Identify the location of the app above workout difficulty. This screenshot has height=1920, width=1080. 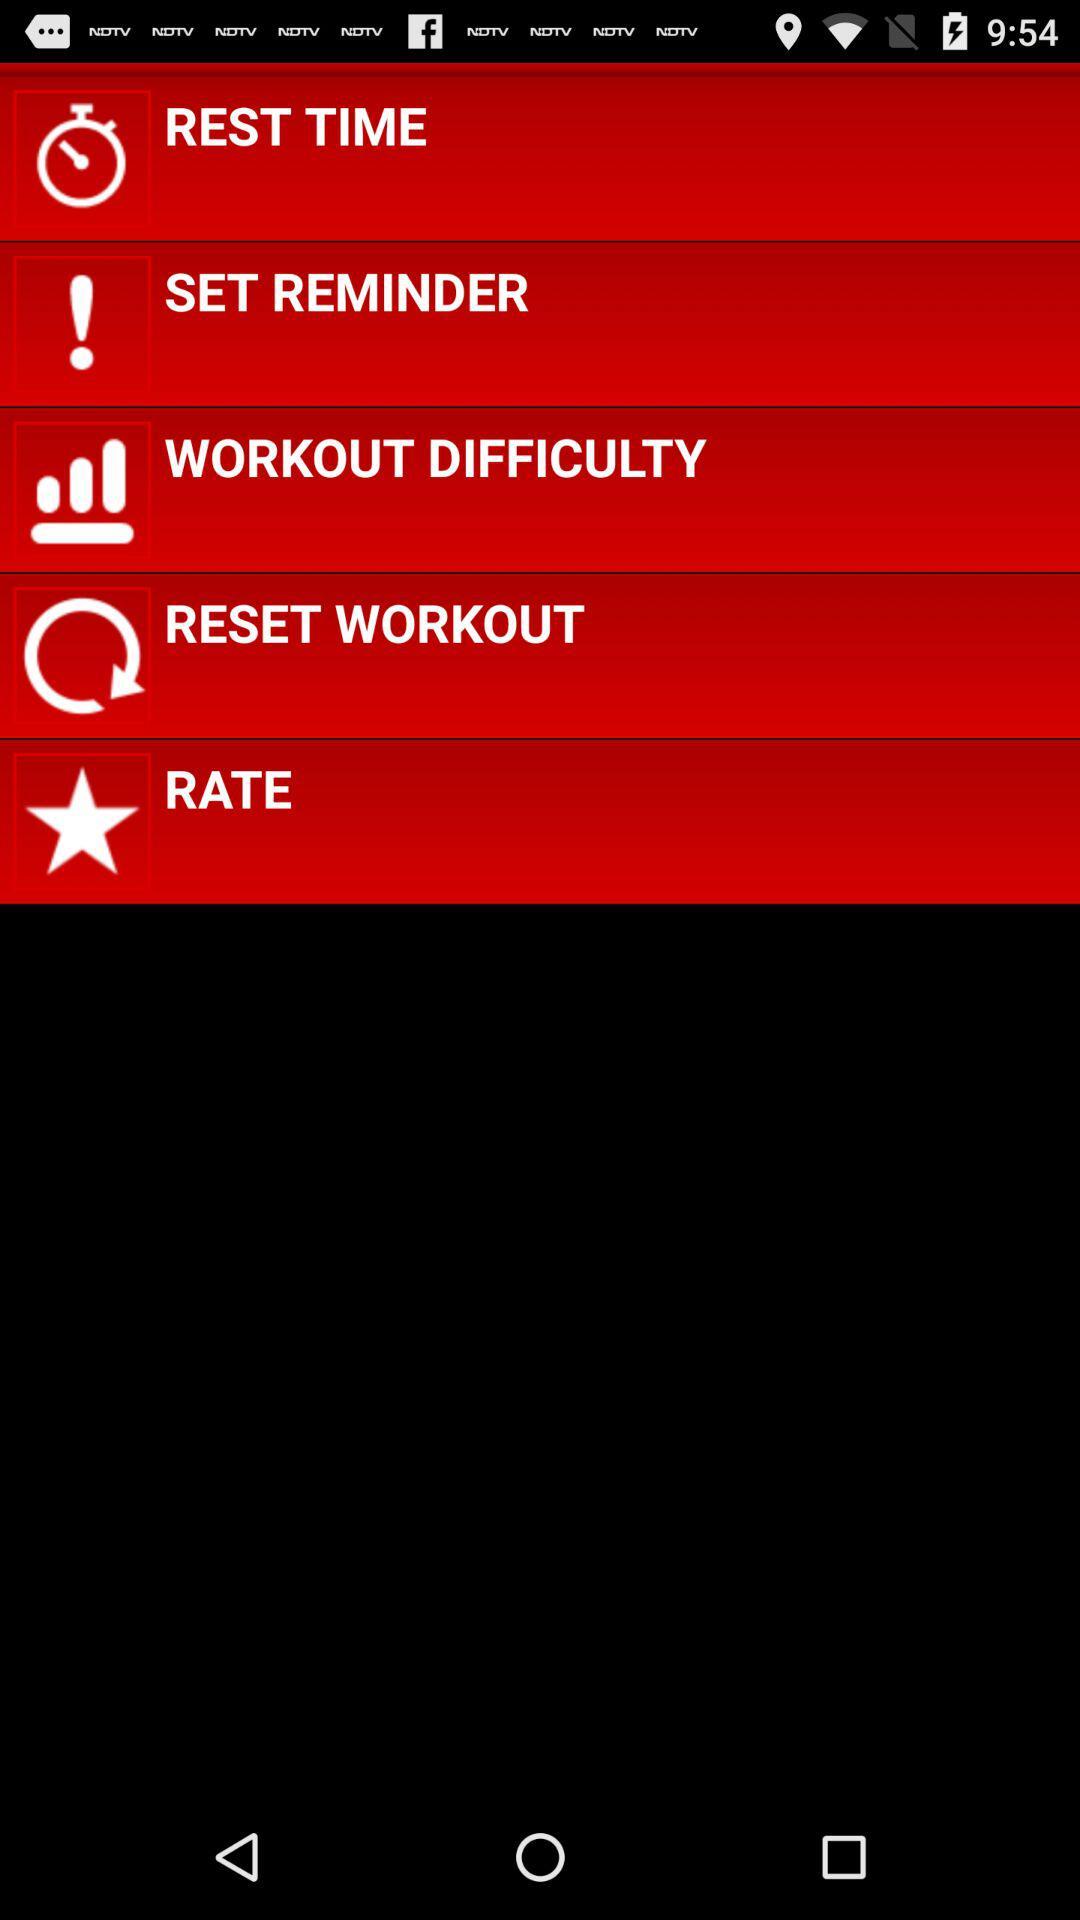
(345, 289).